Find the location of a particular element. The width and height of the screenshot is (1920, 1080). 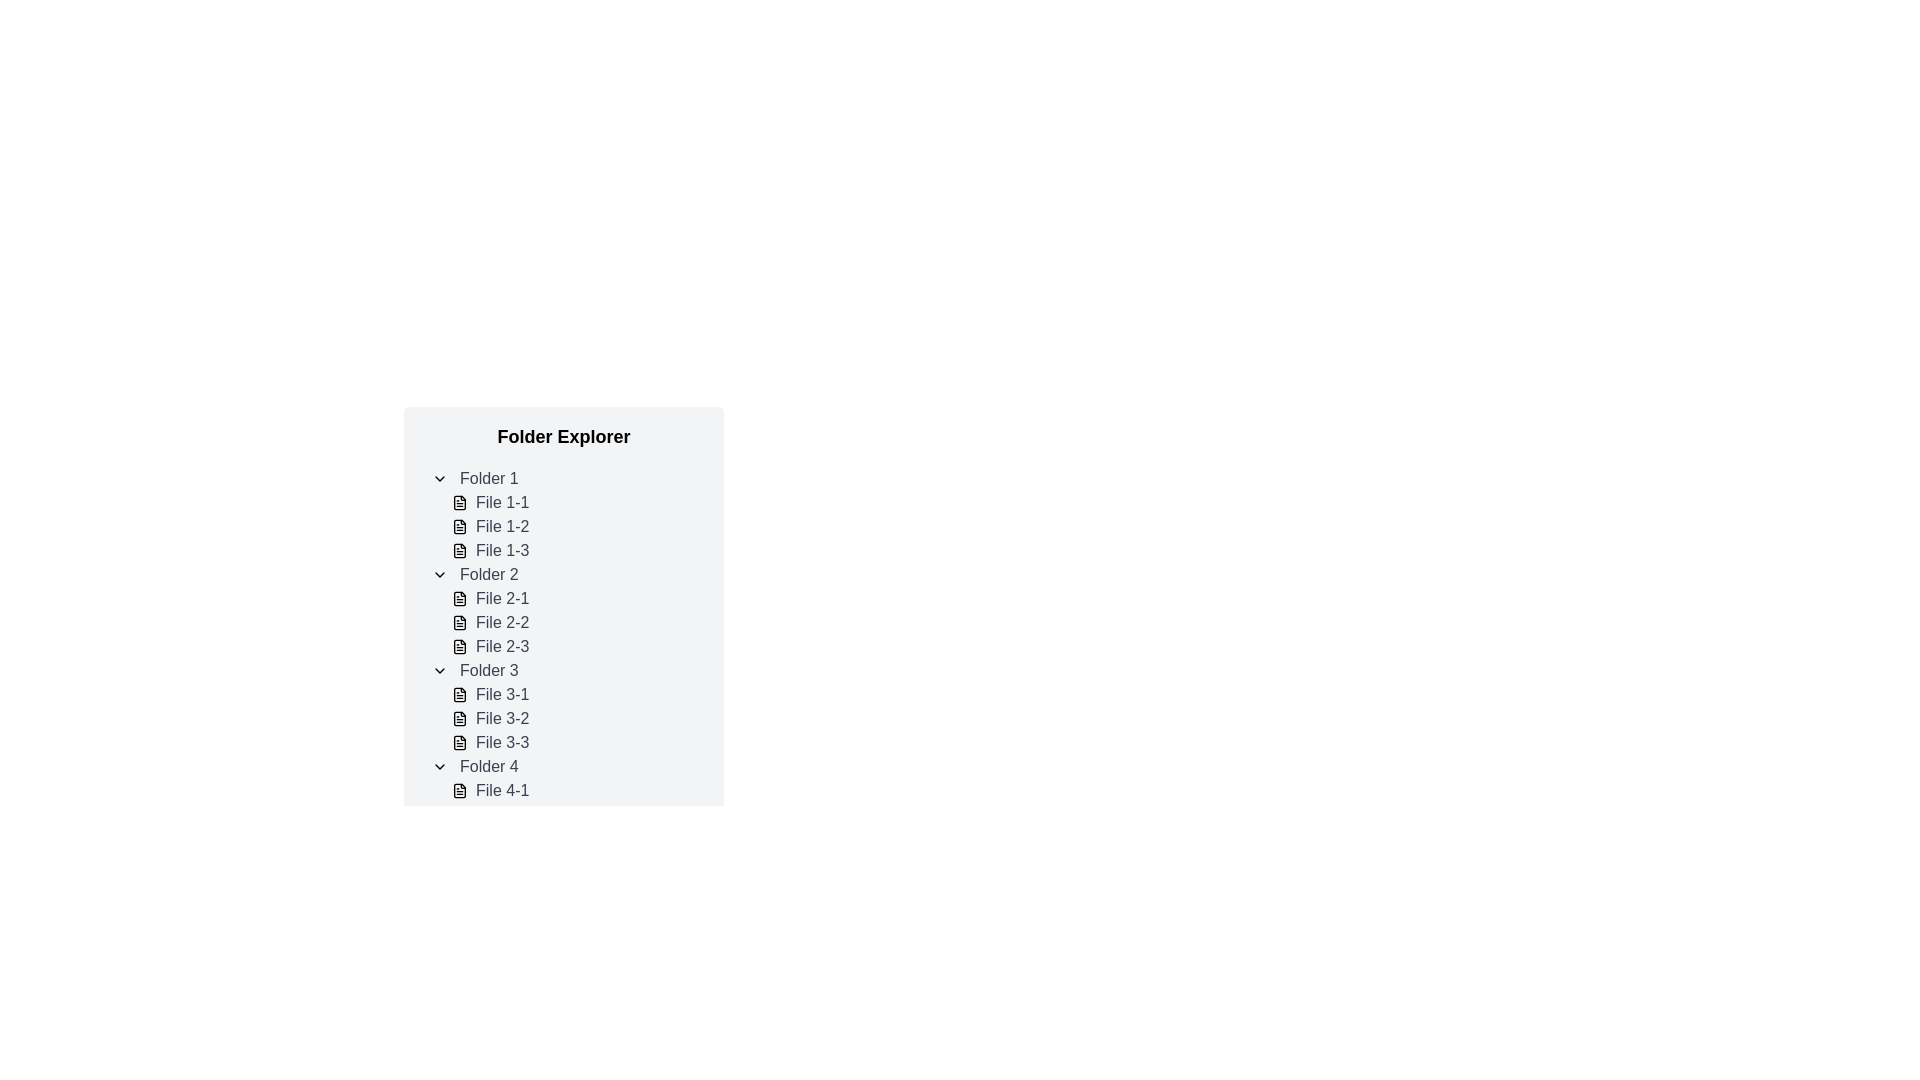

the text label named 'File 4-1' located under the 'Folder 4' section in the folder explorer interface is located at coordinates (502, 789).